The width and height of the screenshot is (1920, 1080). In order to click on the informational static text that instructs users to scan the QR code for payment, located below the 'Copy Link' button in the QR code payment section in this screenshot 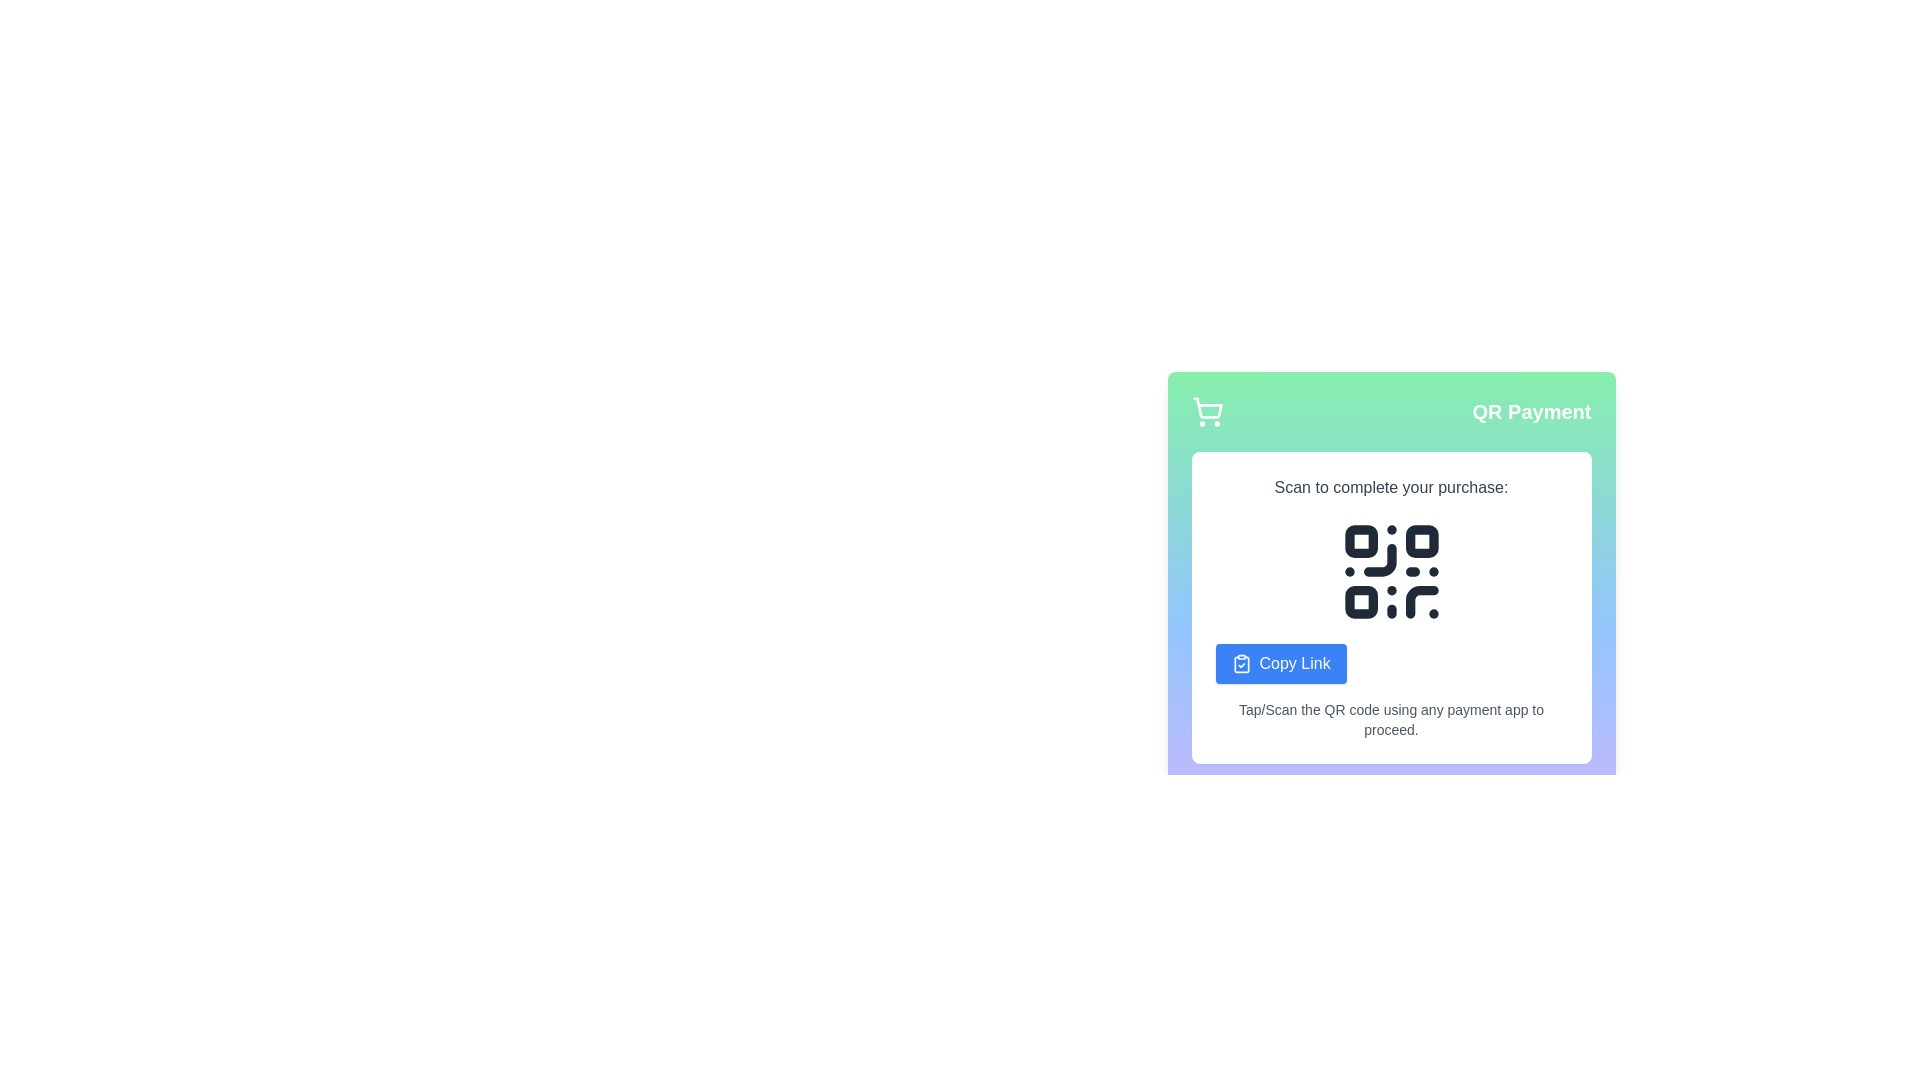, I will do `click(1390, 720)`.